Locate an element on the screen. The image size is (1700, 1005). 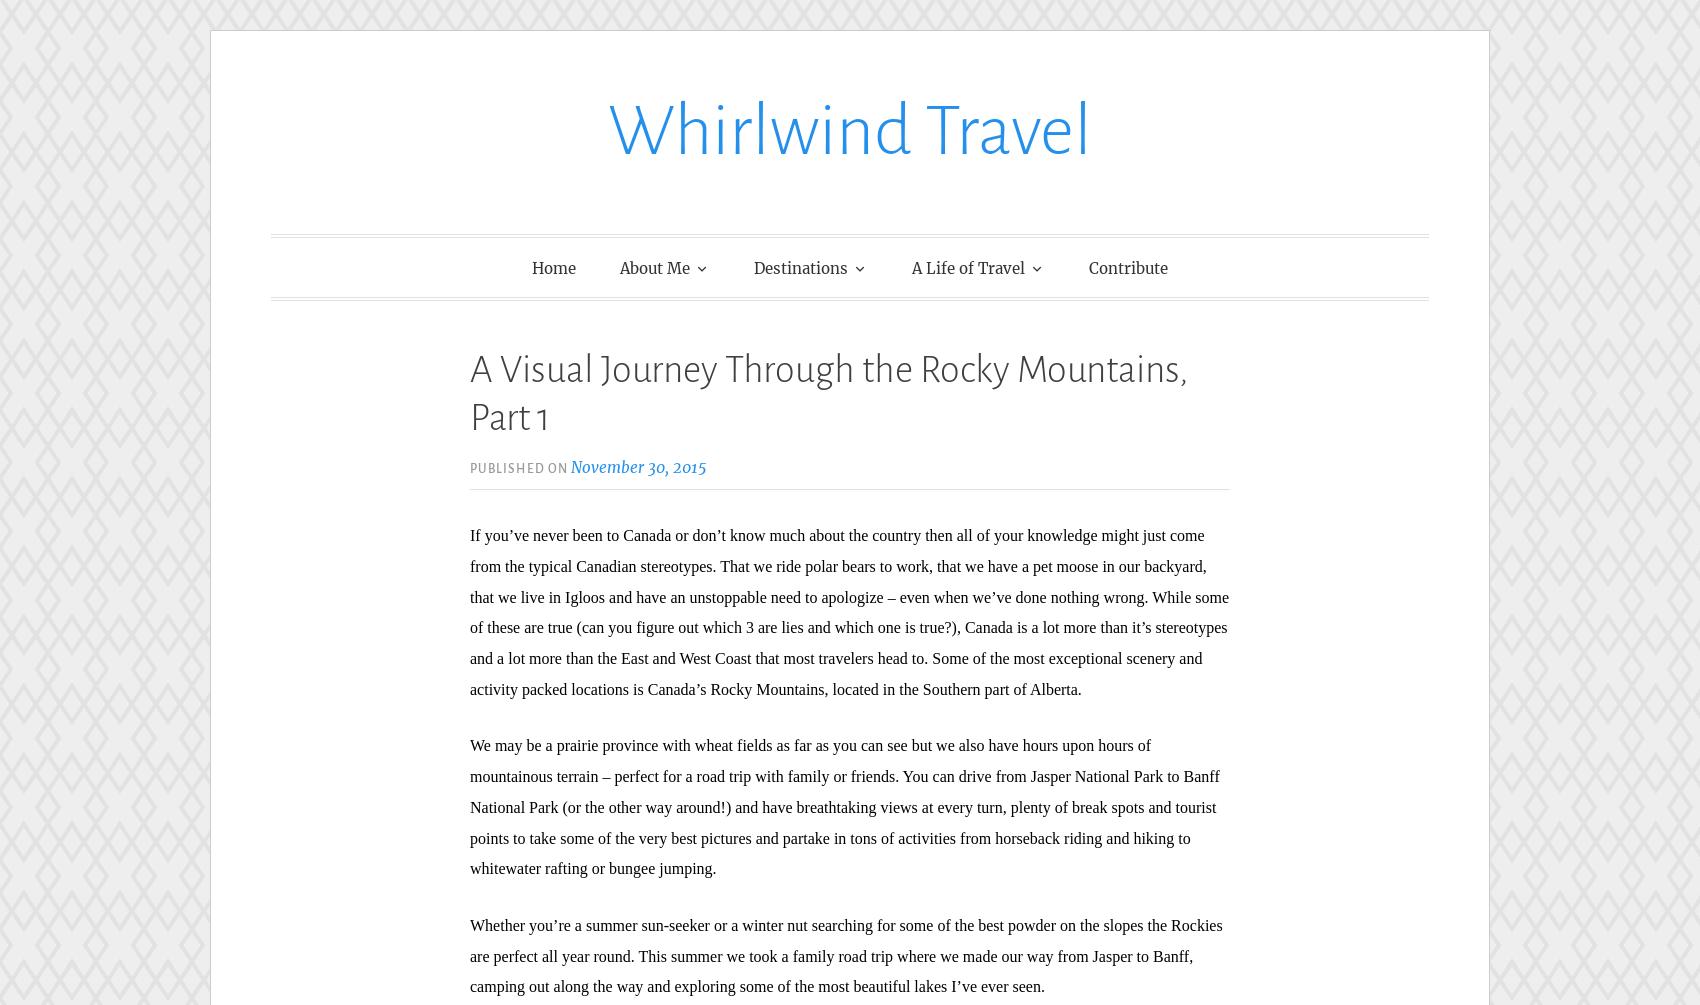
'About Me' is located at coordinates (655, 266).